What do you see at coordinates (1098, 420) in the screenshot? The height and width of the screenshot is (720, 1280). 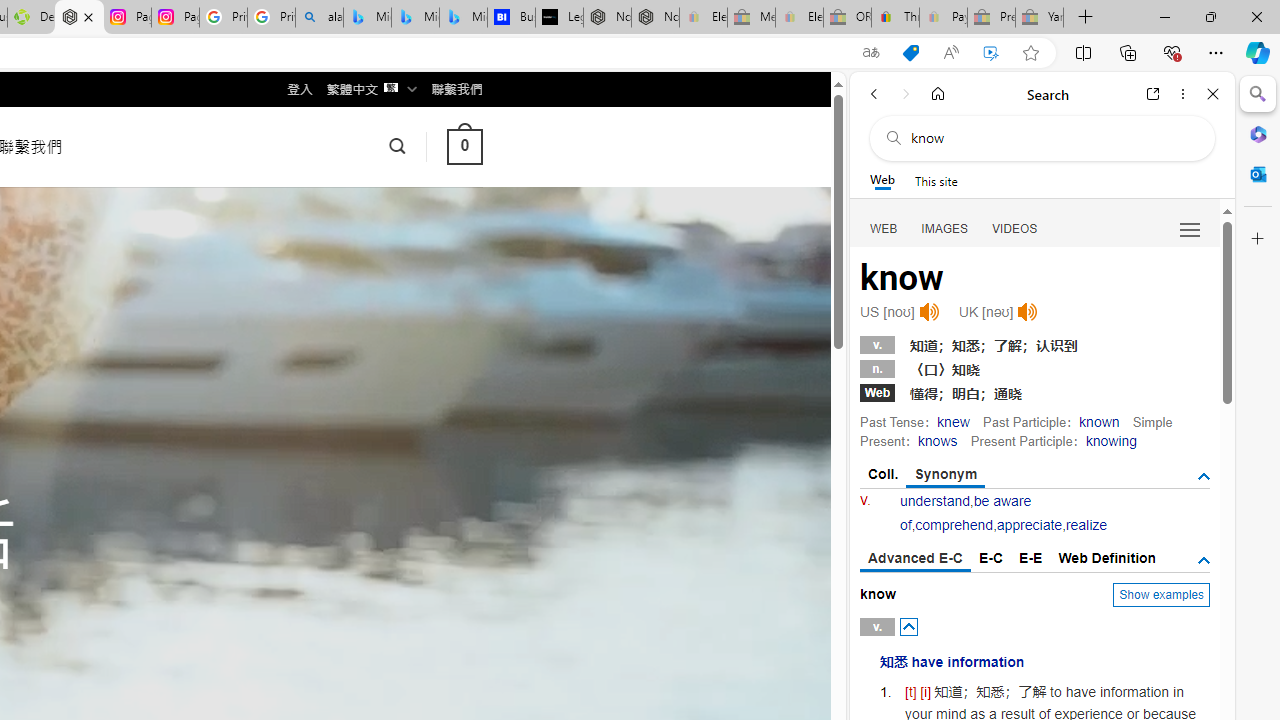 I see `'known'` at bounding box center [1098, 420].